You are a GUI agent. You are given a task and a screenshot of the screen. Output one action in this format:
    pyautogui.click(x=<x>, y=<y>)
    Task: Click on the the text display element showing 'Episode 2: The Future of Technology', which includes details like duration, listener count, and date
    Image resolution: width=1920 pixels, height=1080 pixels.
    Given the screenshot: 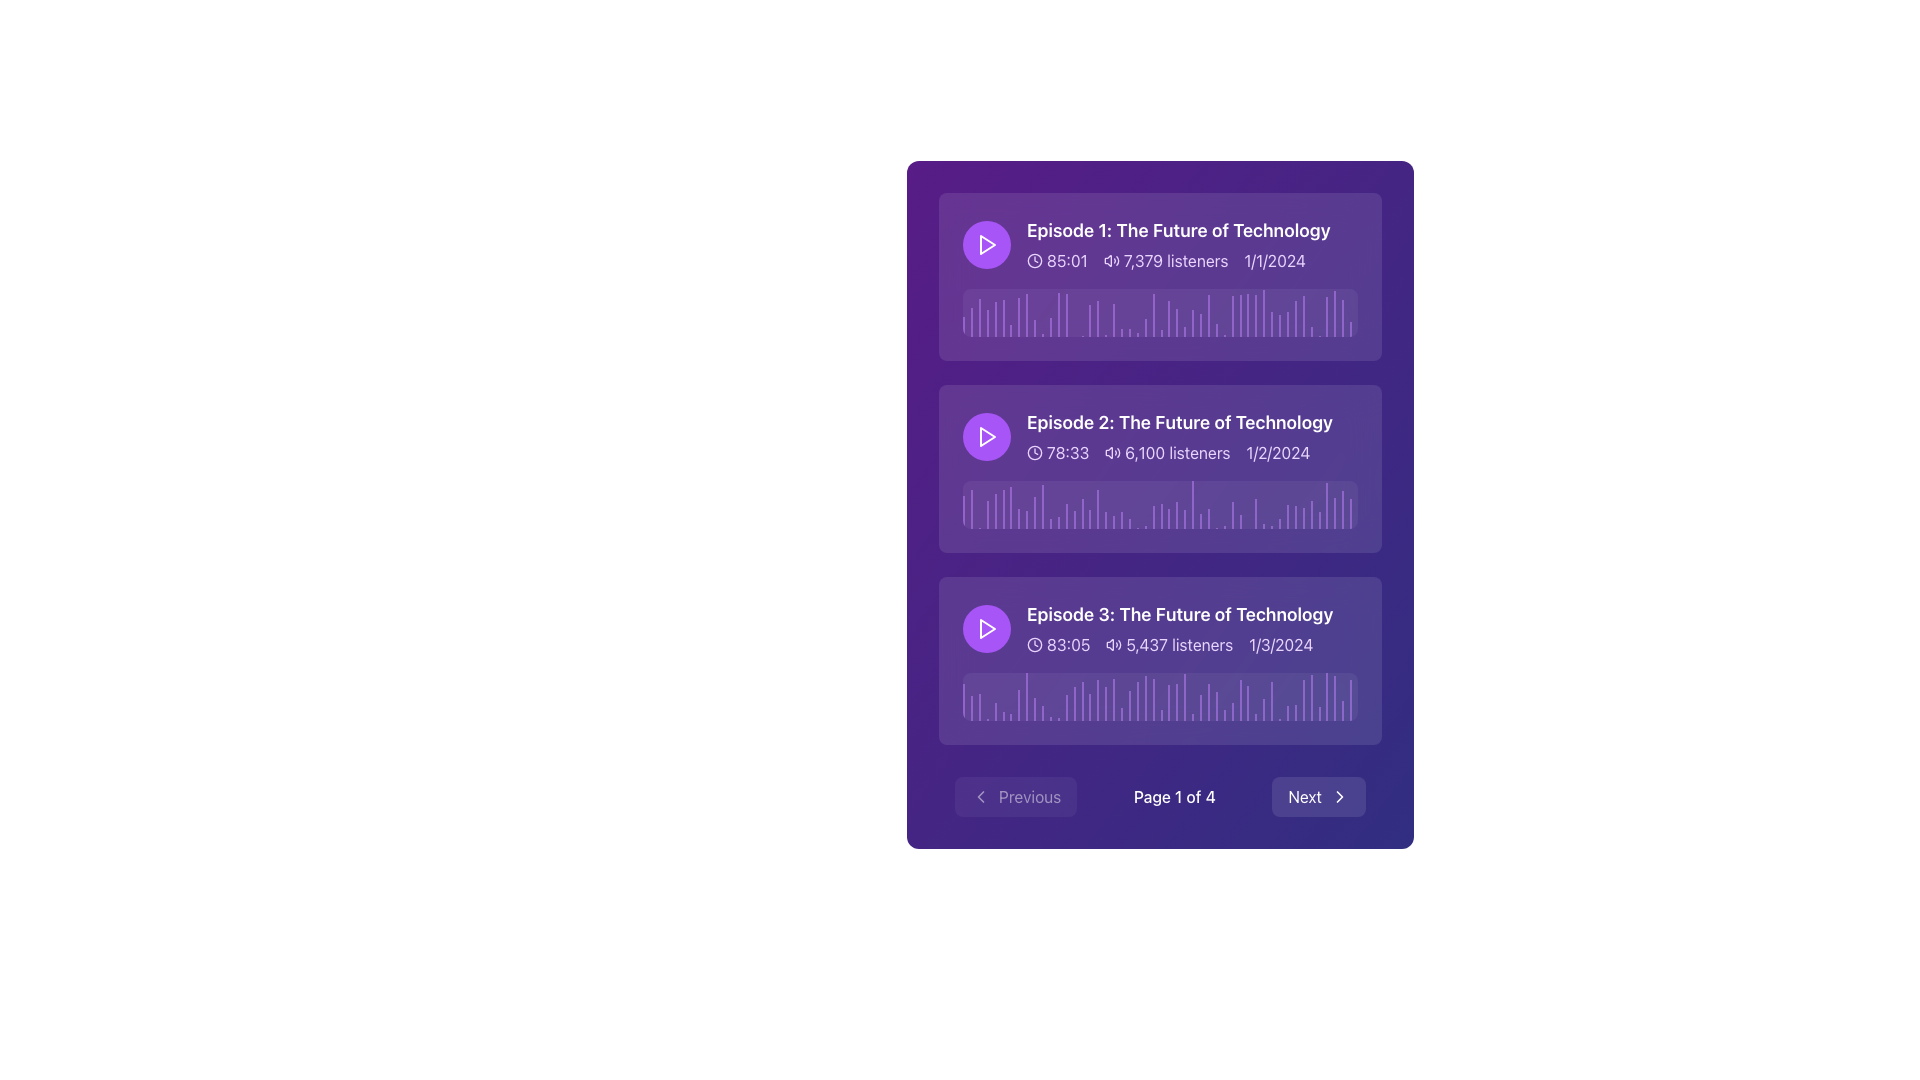 What is the action you would take?
    pyautogui.click(x=1180, y=435)
    